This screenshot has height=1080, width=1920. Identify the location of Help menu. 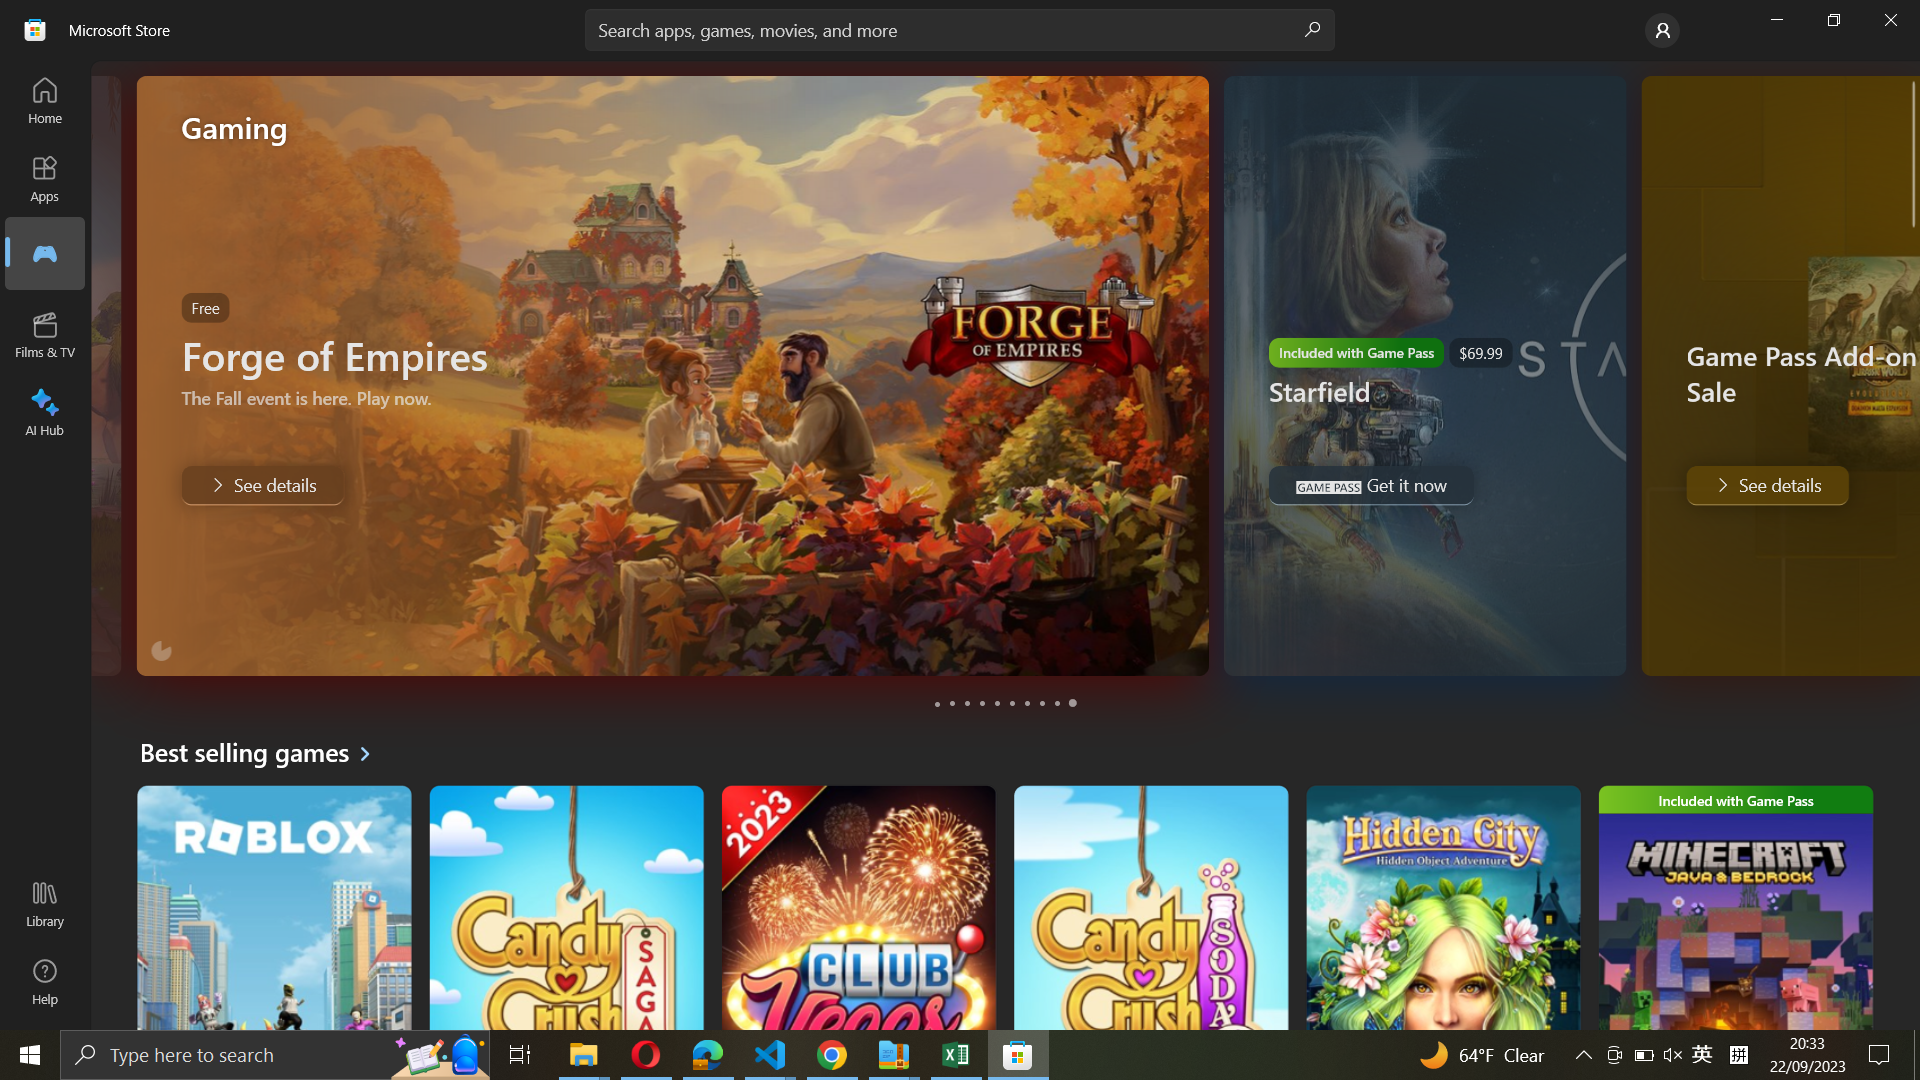
(43, 982).